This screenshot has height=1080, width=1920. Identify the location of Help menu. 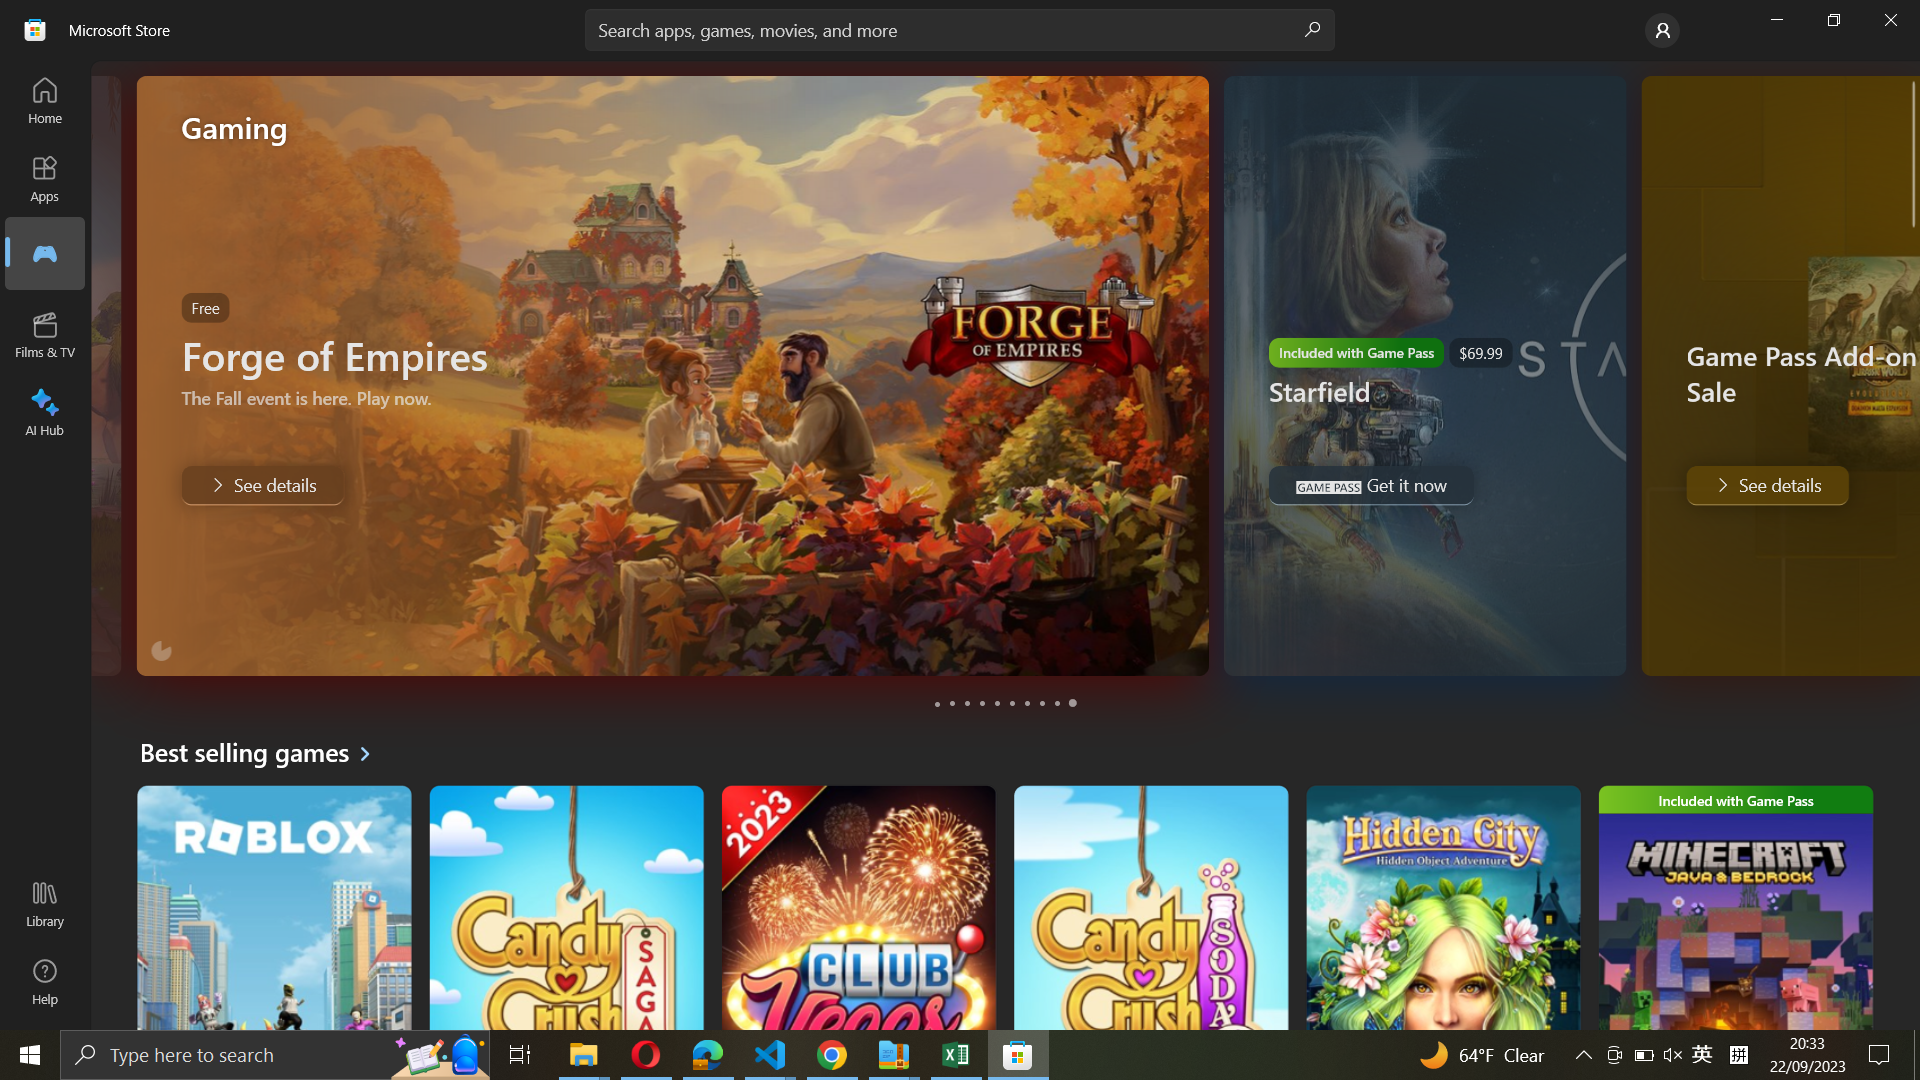
(43, 982).